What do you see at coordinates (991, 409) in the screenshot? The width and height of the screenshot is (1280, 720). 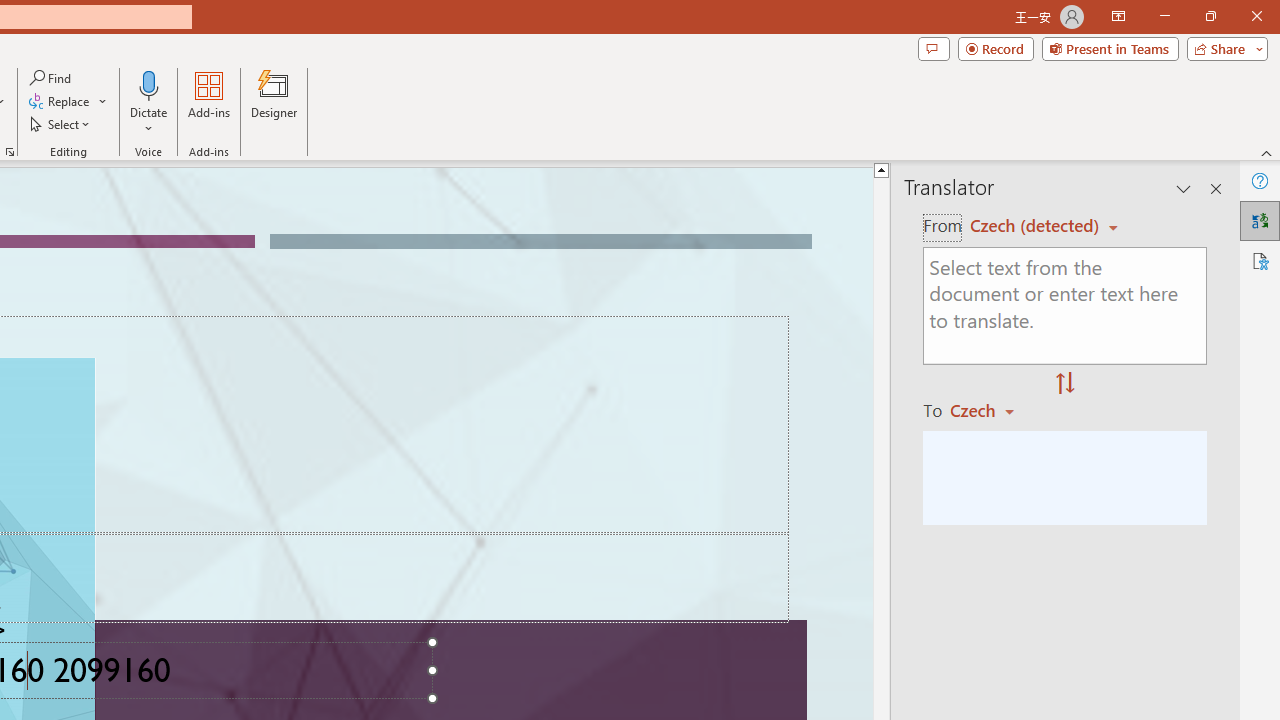 I see `'Czech'` at bounding box center [991, 409].